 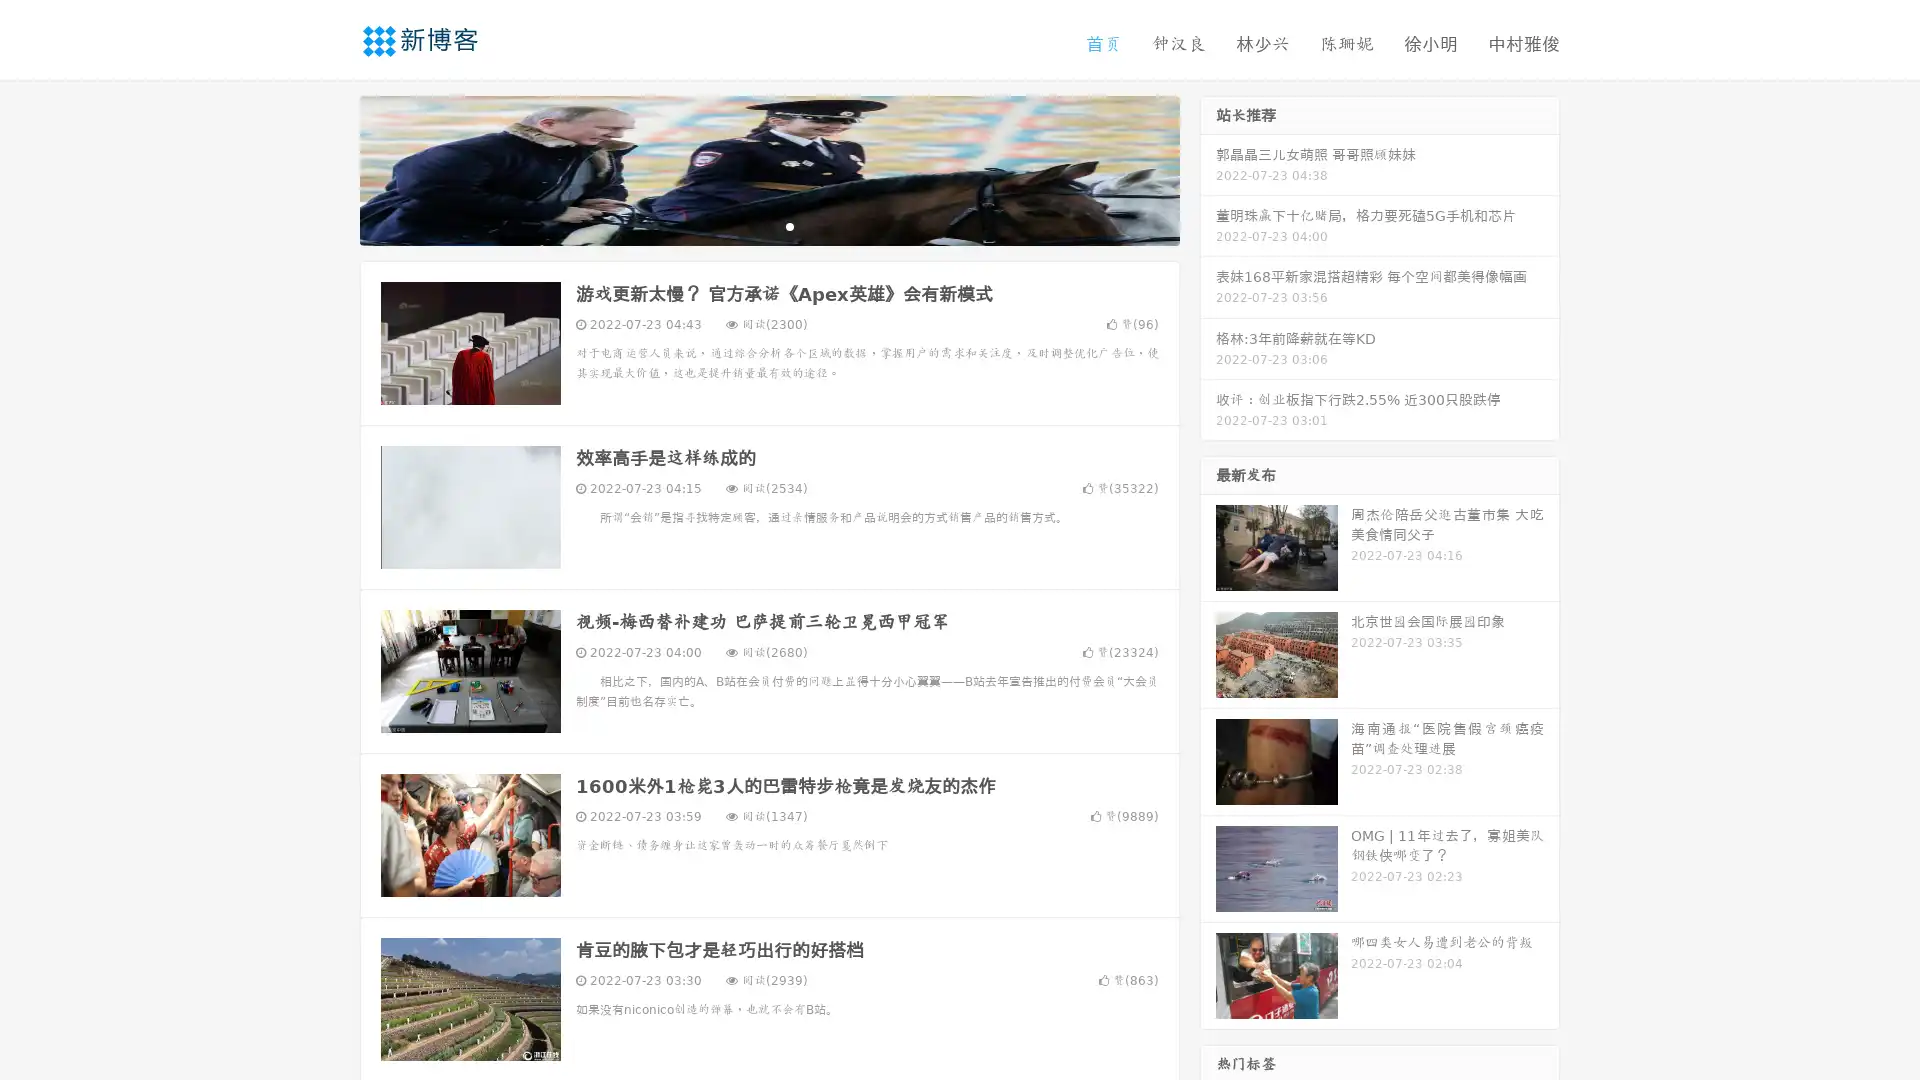 What do you see at coordinates (789, 225) in the screenshot?
I see `Go to slide 3` at bounding box center [789, 225].